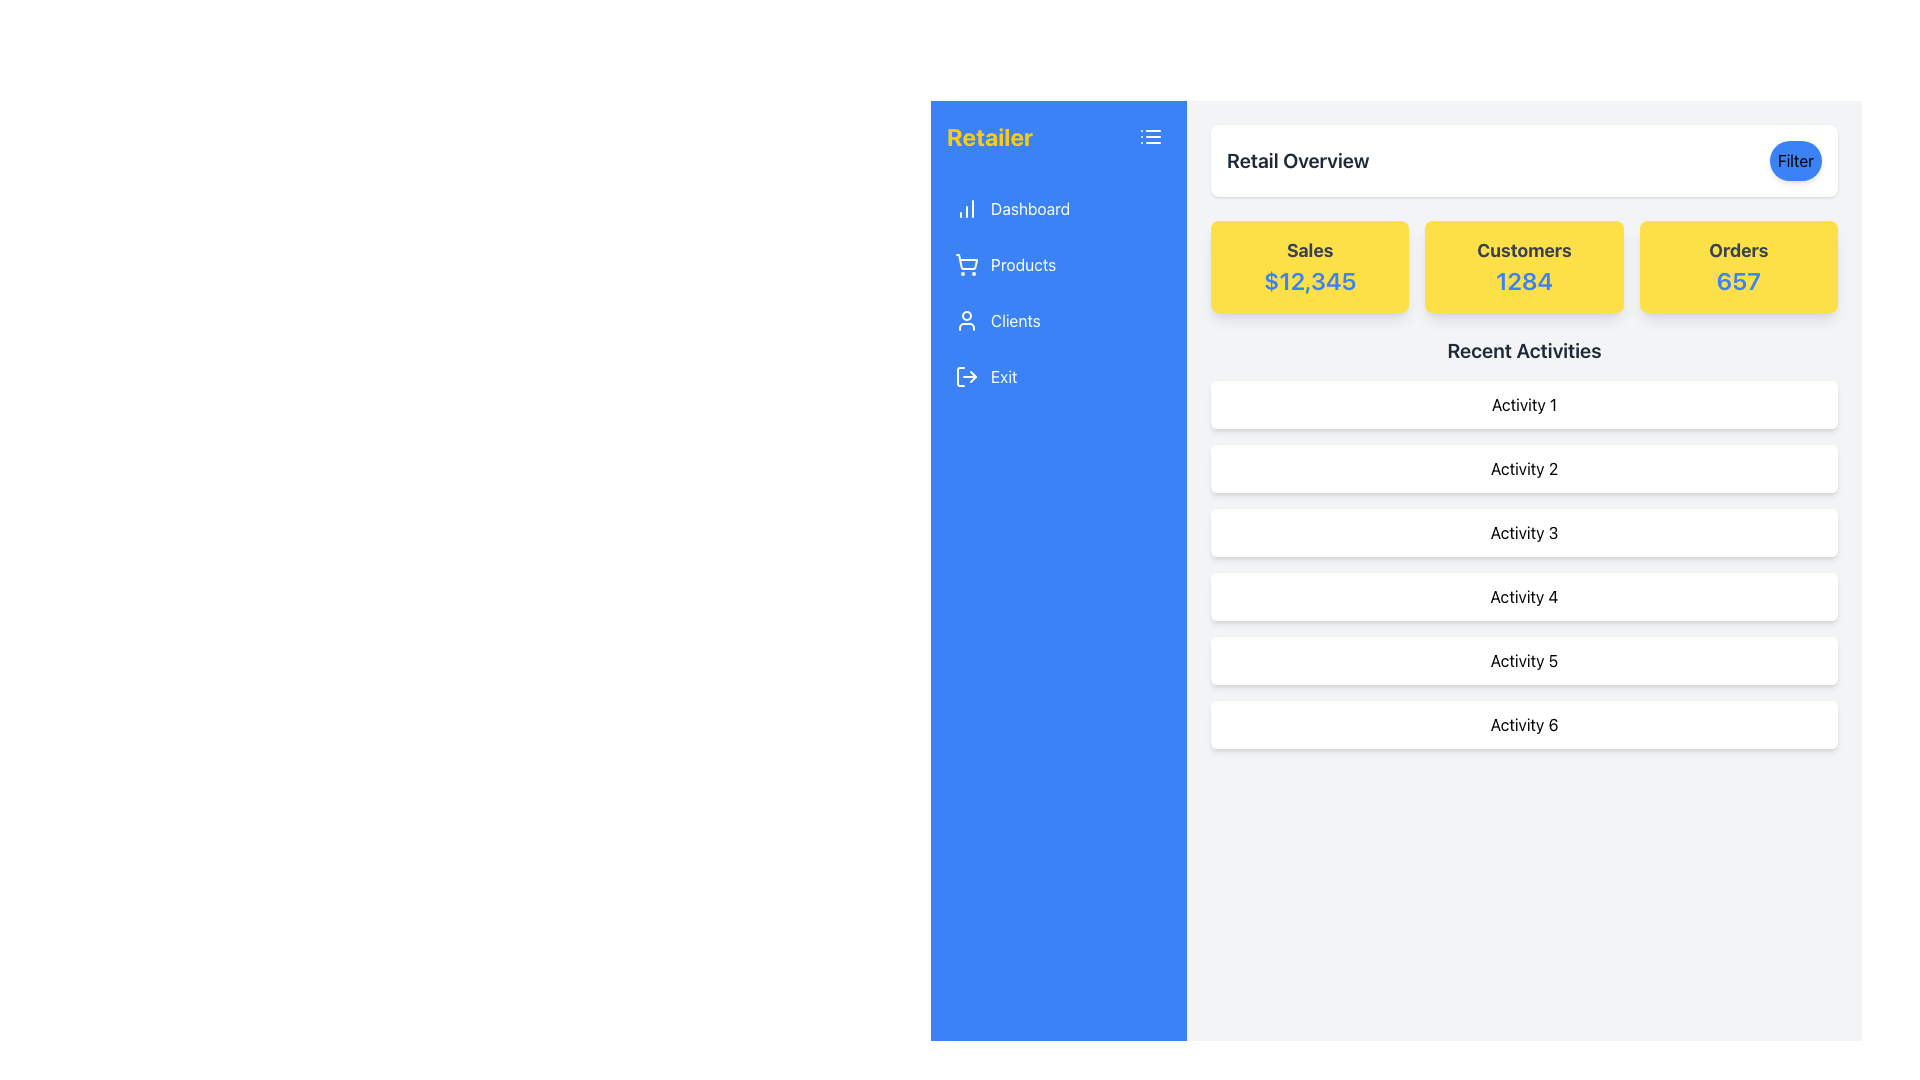 The height and width of the screenshot is (1080, 1920). I want to click on the hover effect on the button-like informational card displaying 'Activity 4', which is the fourth element in a vertical sequence of six activities, so click(1523, 596).